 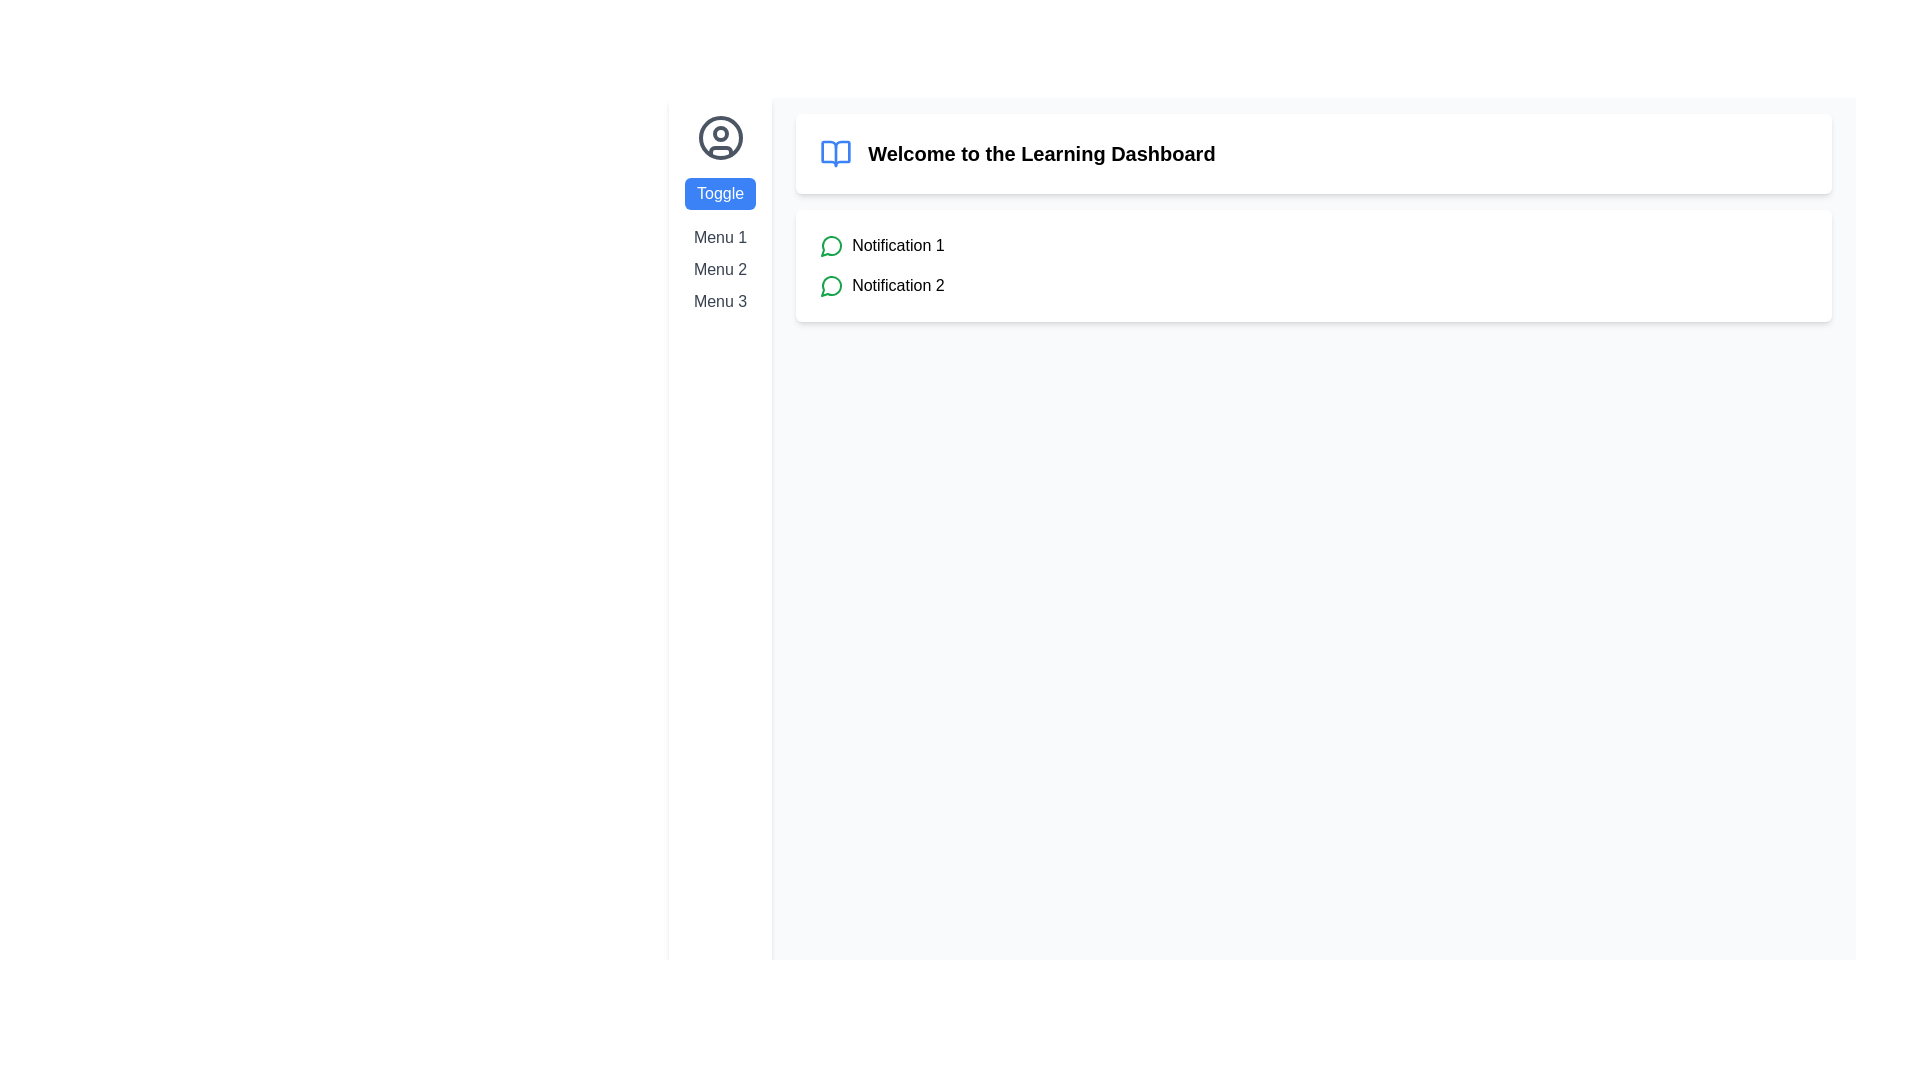 I want to click on the circular user profile icon located at the top-left corner of the sidebar, so click(x=720, y=137).